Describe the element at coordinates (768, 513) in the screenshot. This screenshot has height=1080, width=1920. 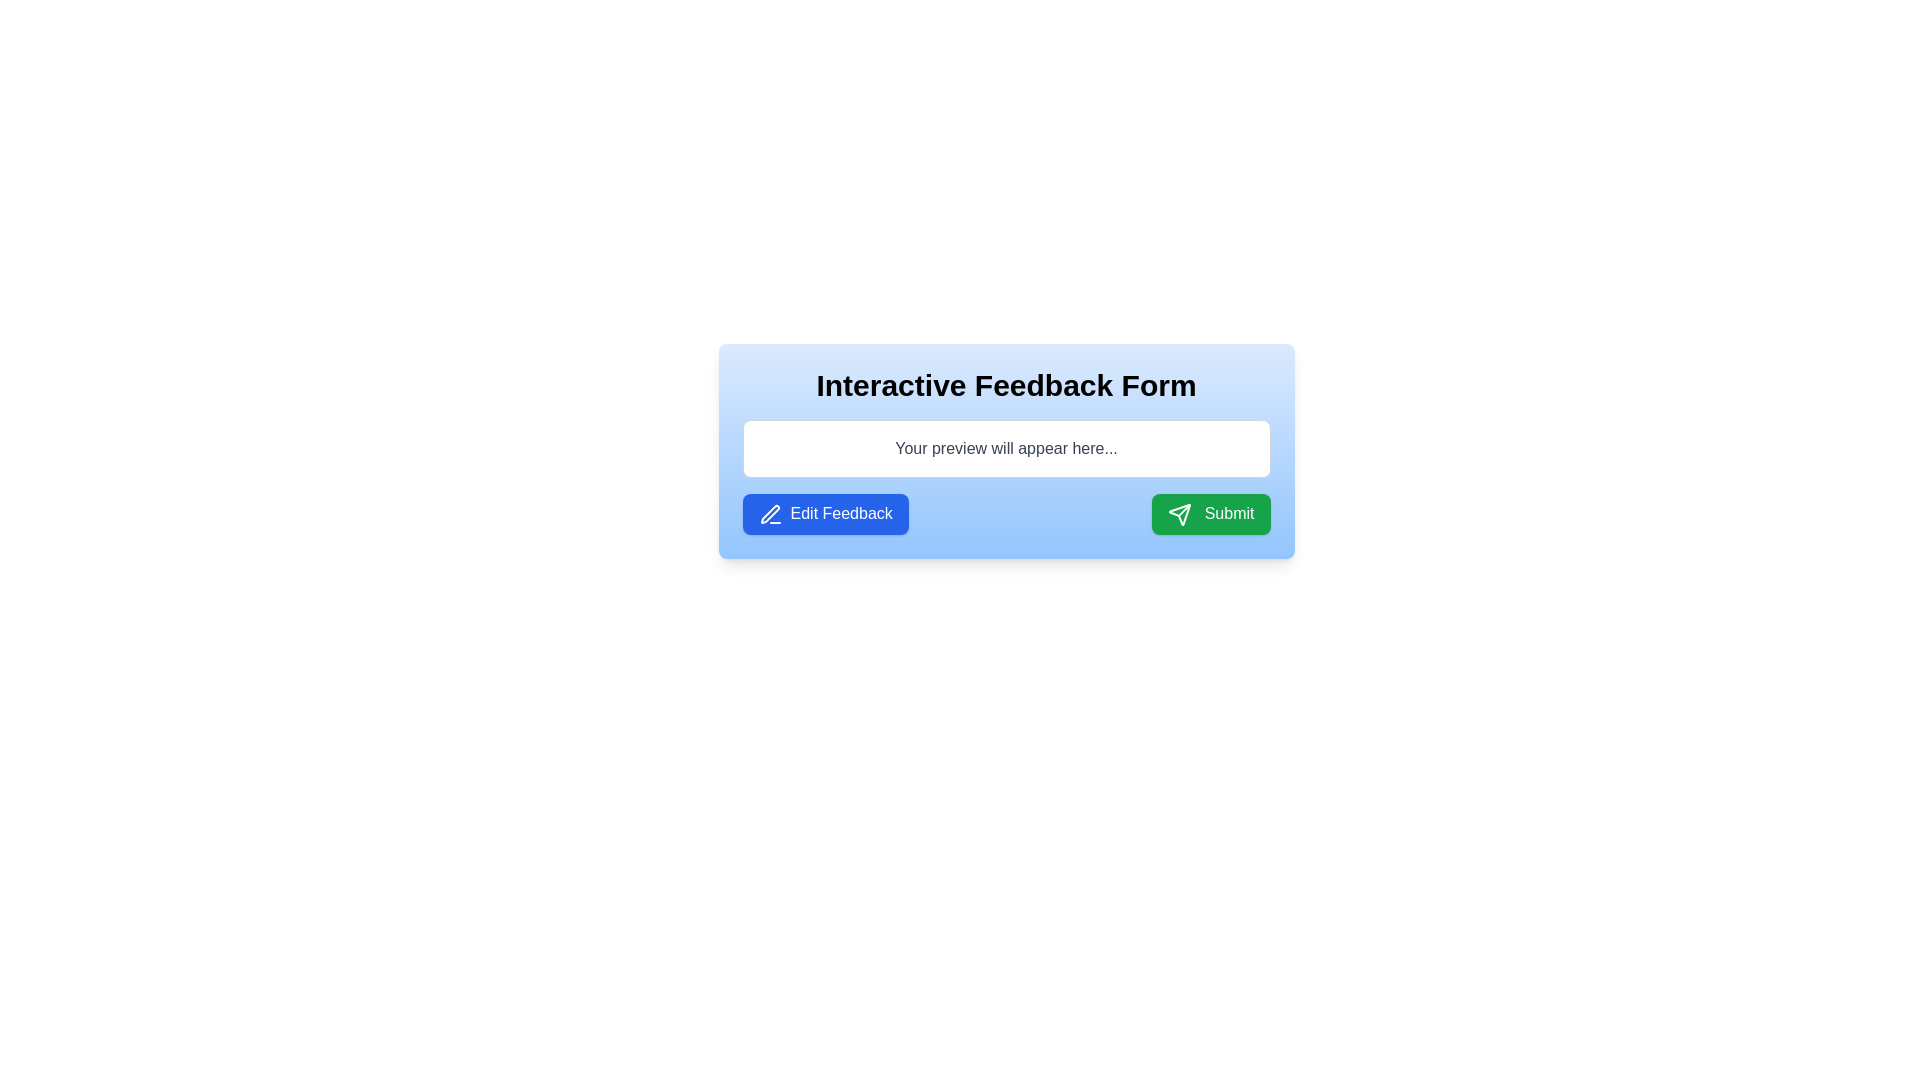
I see `the small pen-like icon used for editing functionality, which is located within the 'Edit Feedback' button` at that location.